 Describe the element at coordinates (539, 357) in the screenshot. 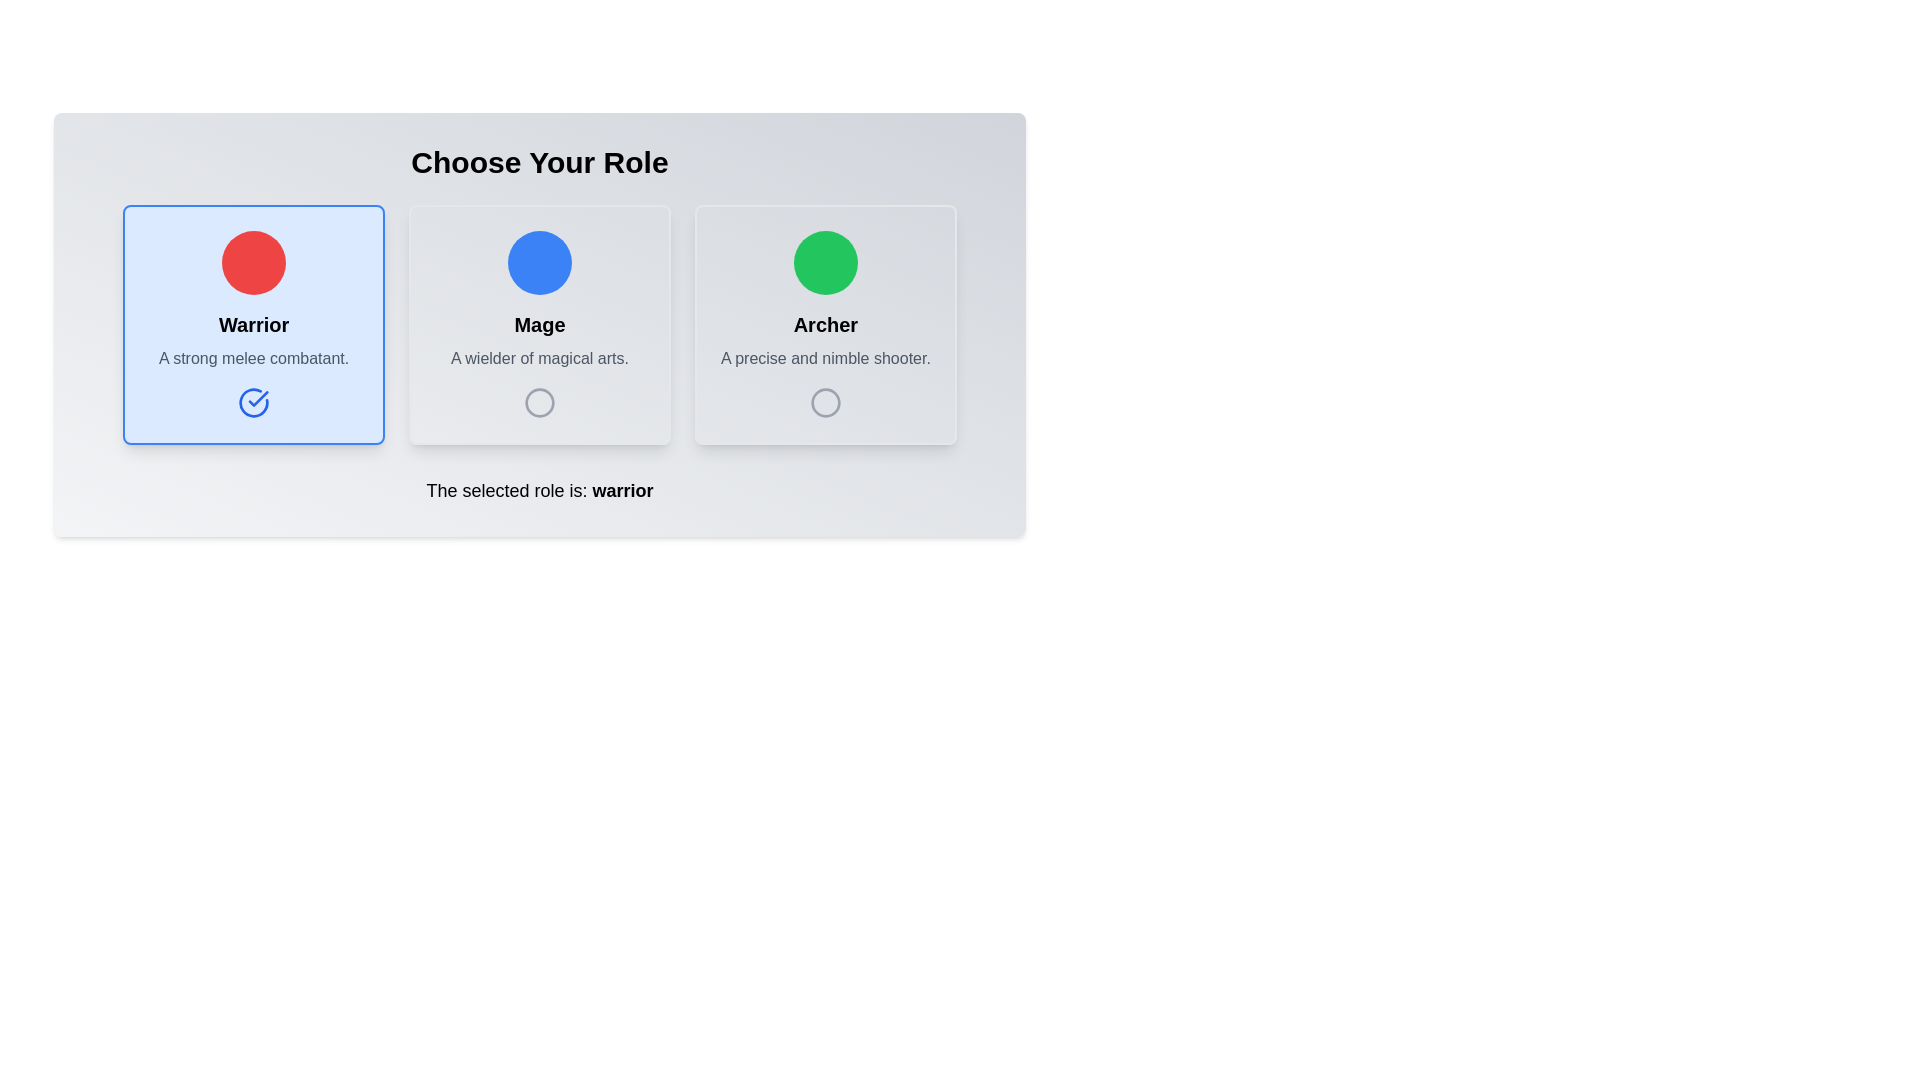

I see `the text element that displays 'A wielder of magical arts.' located below the title 'Mage' within the Mage card` at that location.